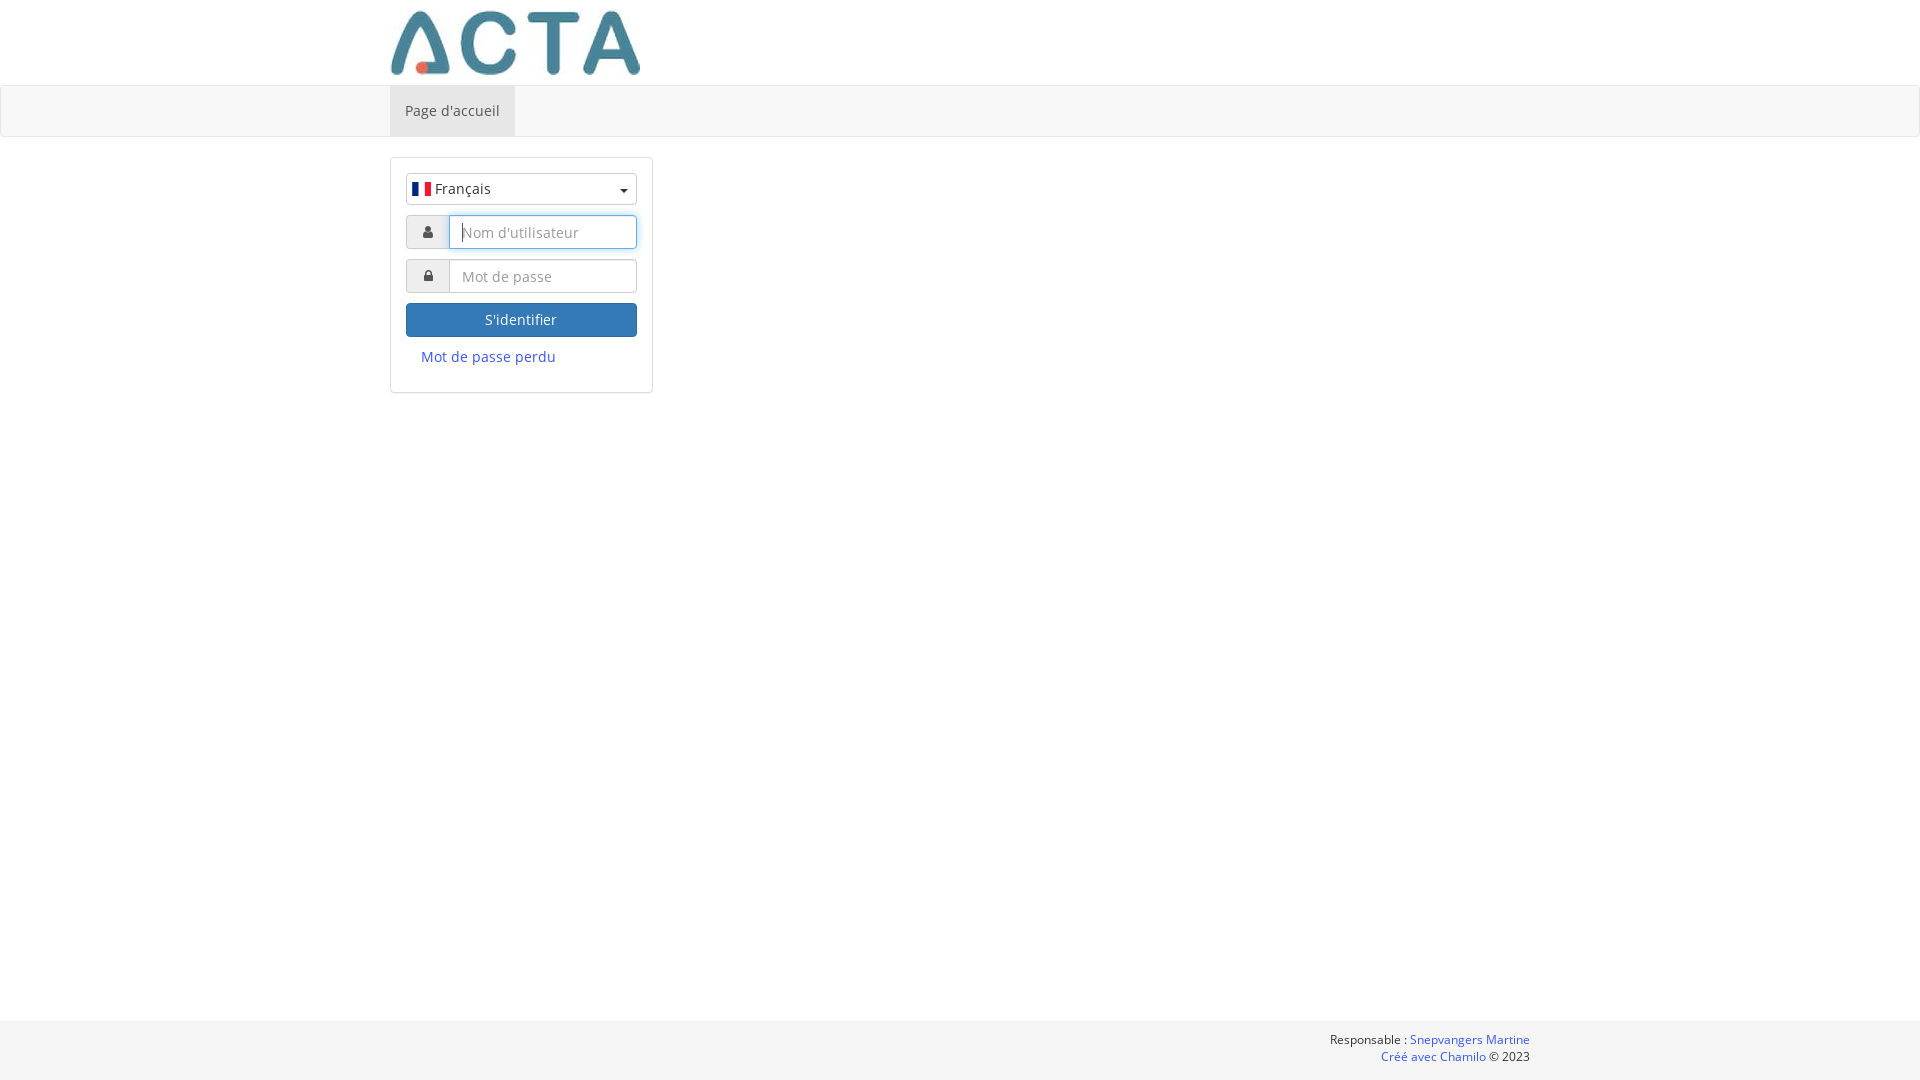 This screenshot has height=1080, width=1920. I want to click on 'S'identifier', so click(521, 319).